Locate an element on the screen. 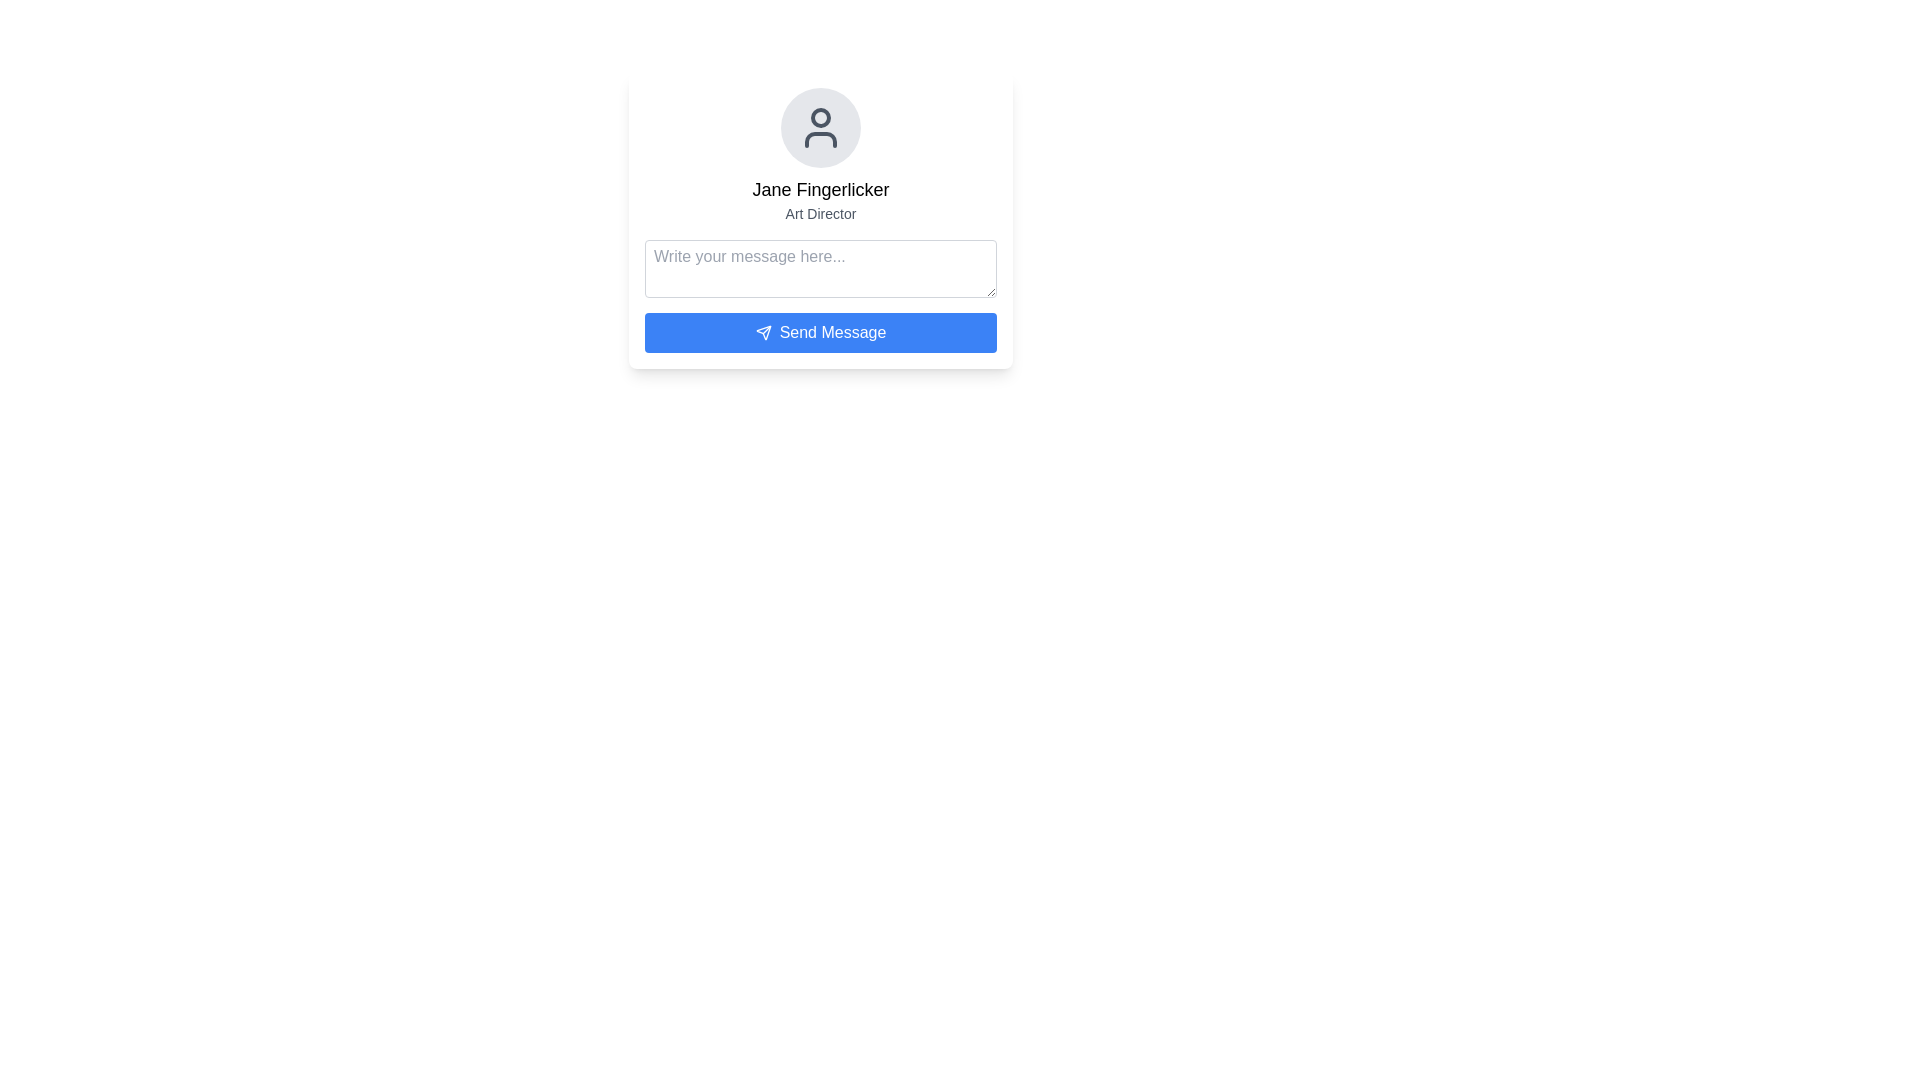 This screenshot has width=1920, height=1080. the send icon, which is a triangular paper airplane styled with a thin outline and located to the left of the 'Send Message' button at the bottom of the user information card is located at coordinates (762, 331).